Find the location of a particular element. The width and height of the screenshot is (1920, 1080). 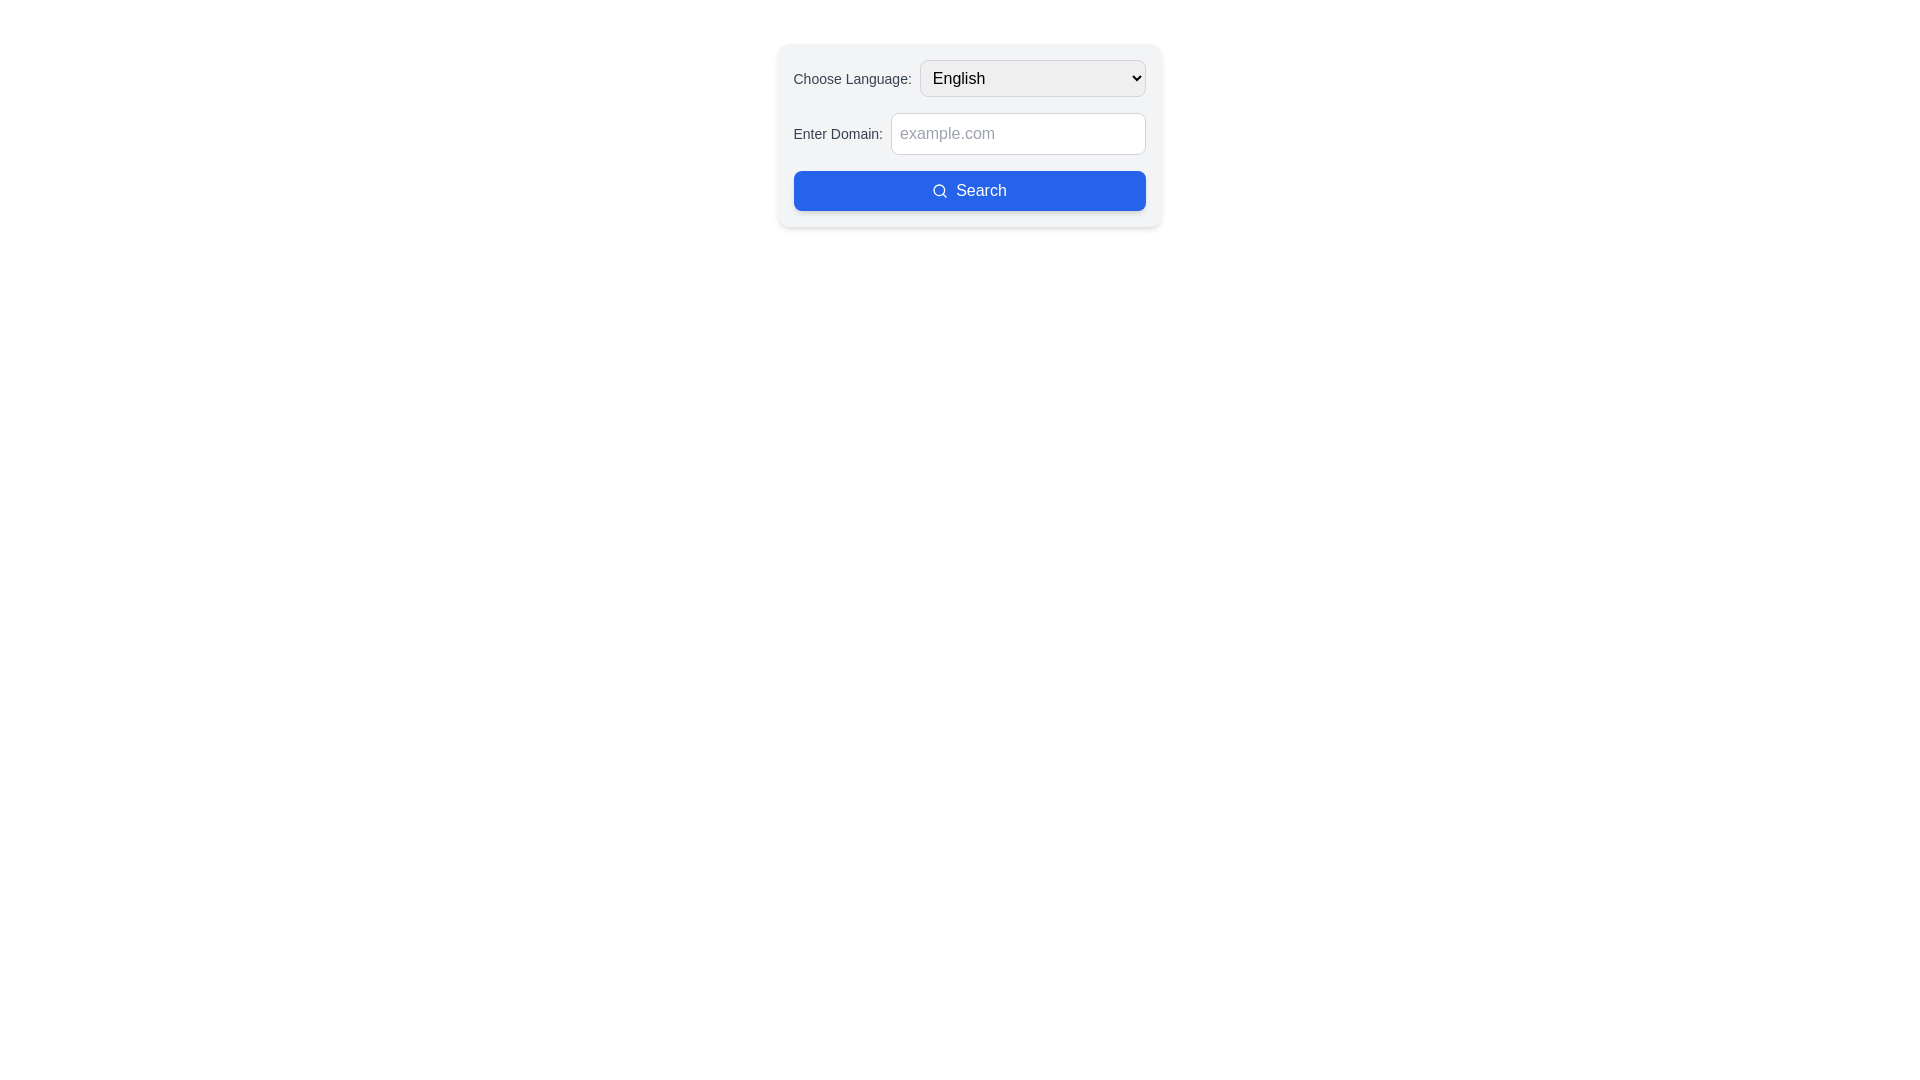

the dropdown menu labeled 'Choose Language:' is located at coordinates (969, 77).